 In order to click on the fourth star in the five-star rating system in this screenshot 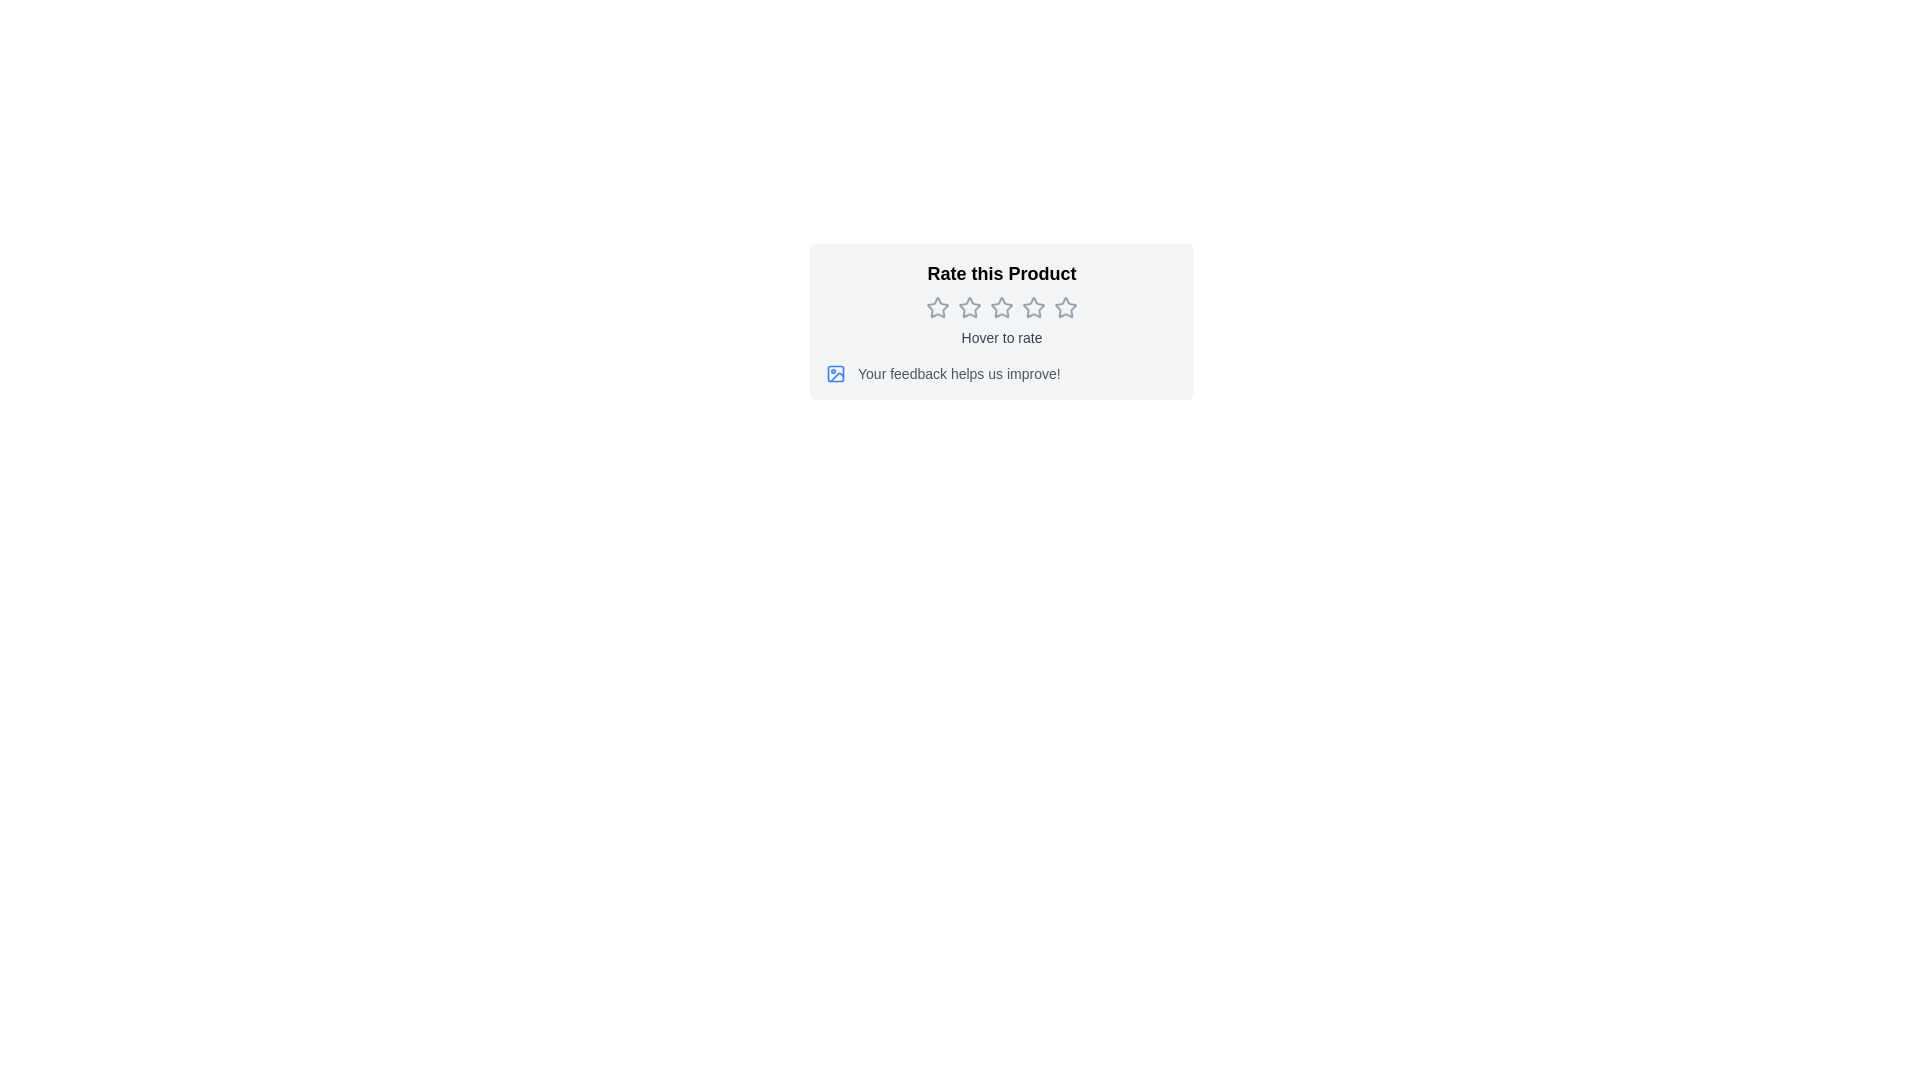, I will do `click(1033, 308)`.